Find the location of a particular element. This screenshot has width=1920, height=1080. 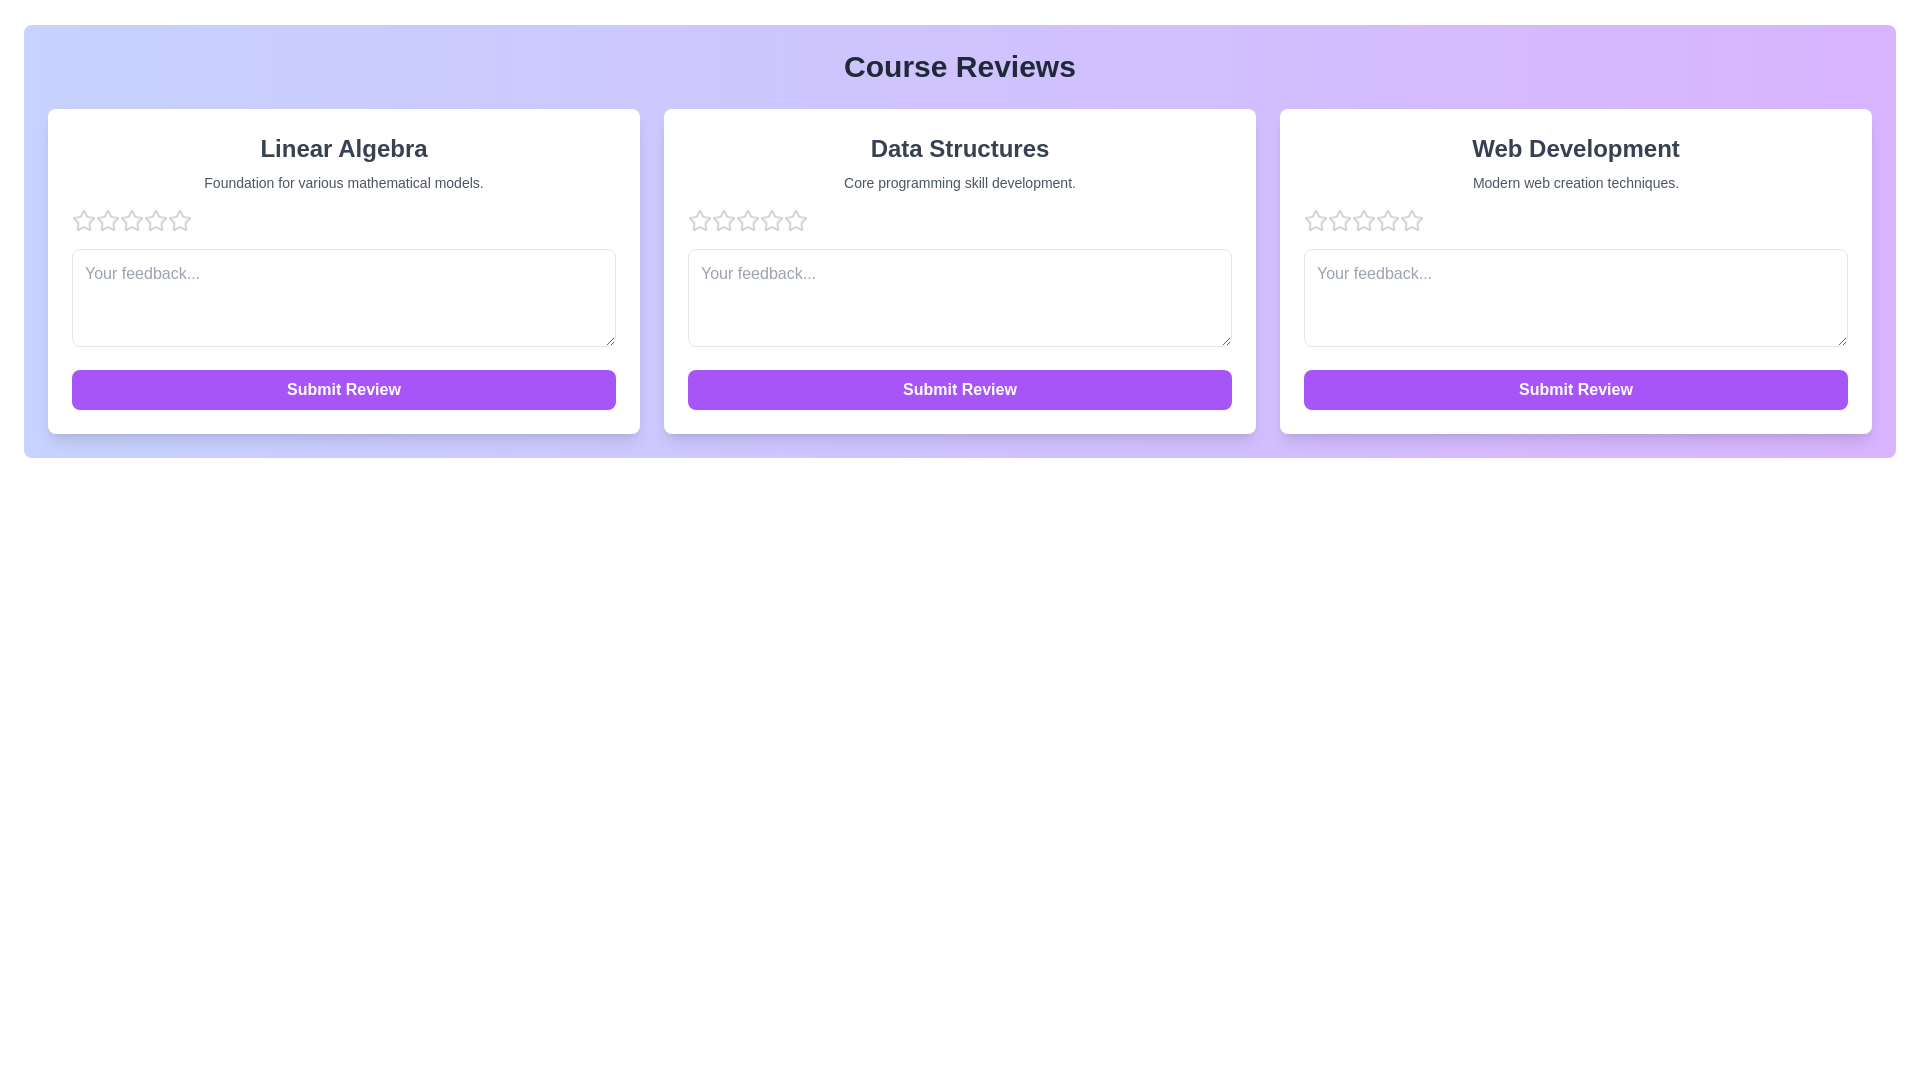

the course card for Web Development is located at coordinates (1574, 271).